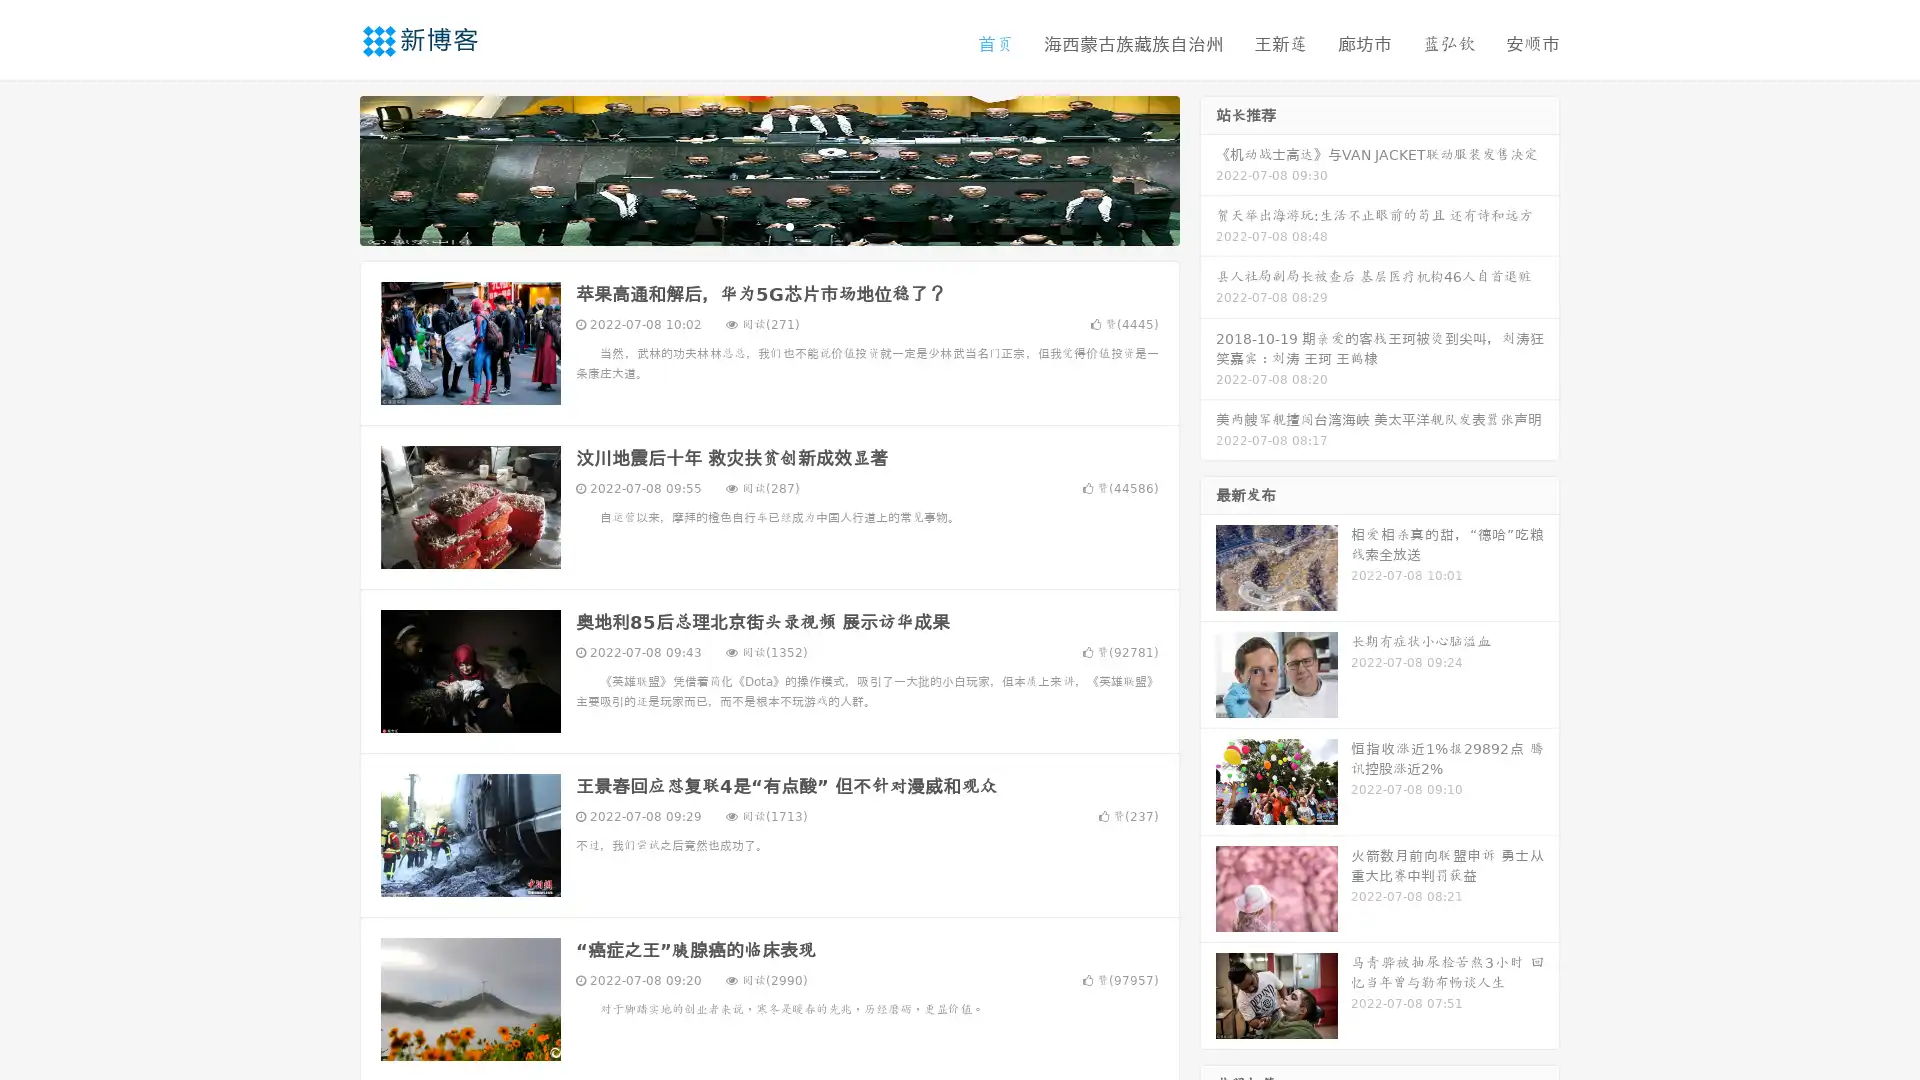  Describe the element at coordinates (768, 225) in the screenshot. I see `Go to slide 2` at that location.